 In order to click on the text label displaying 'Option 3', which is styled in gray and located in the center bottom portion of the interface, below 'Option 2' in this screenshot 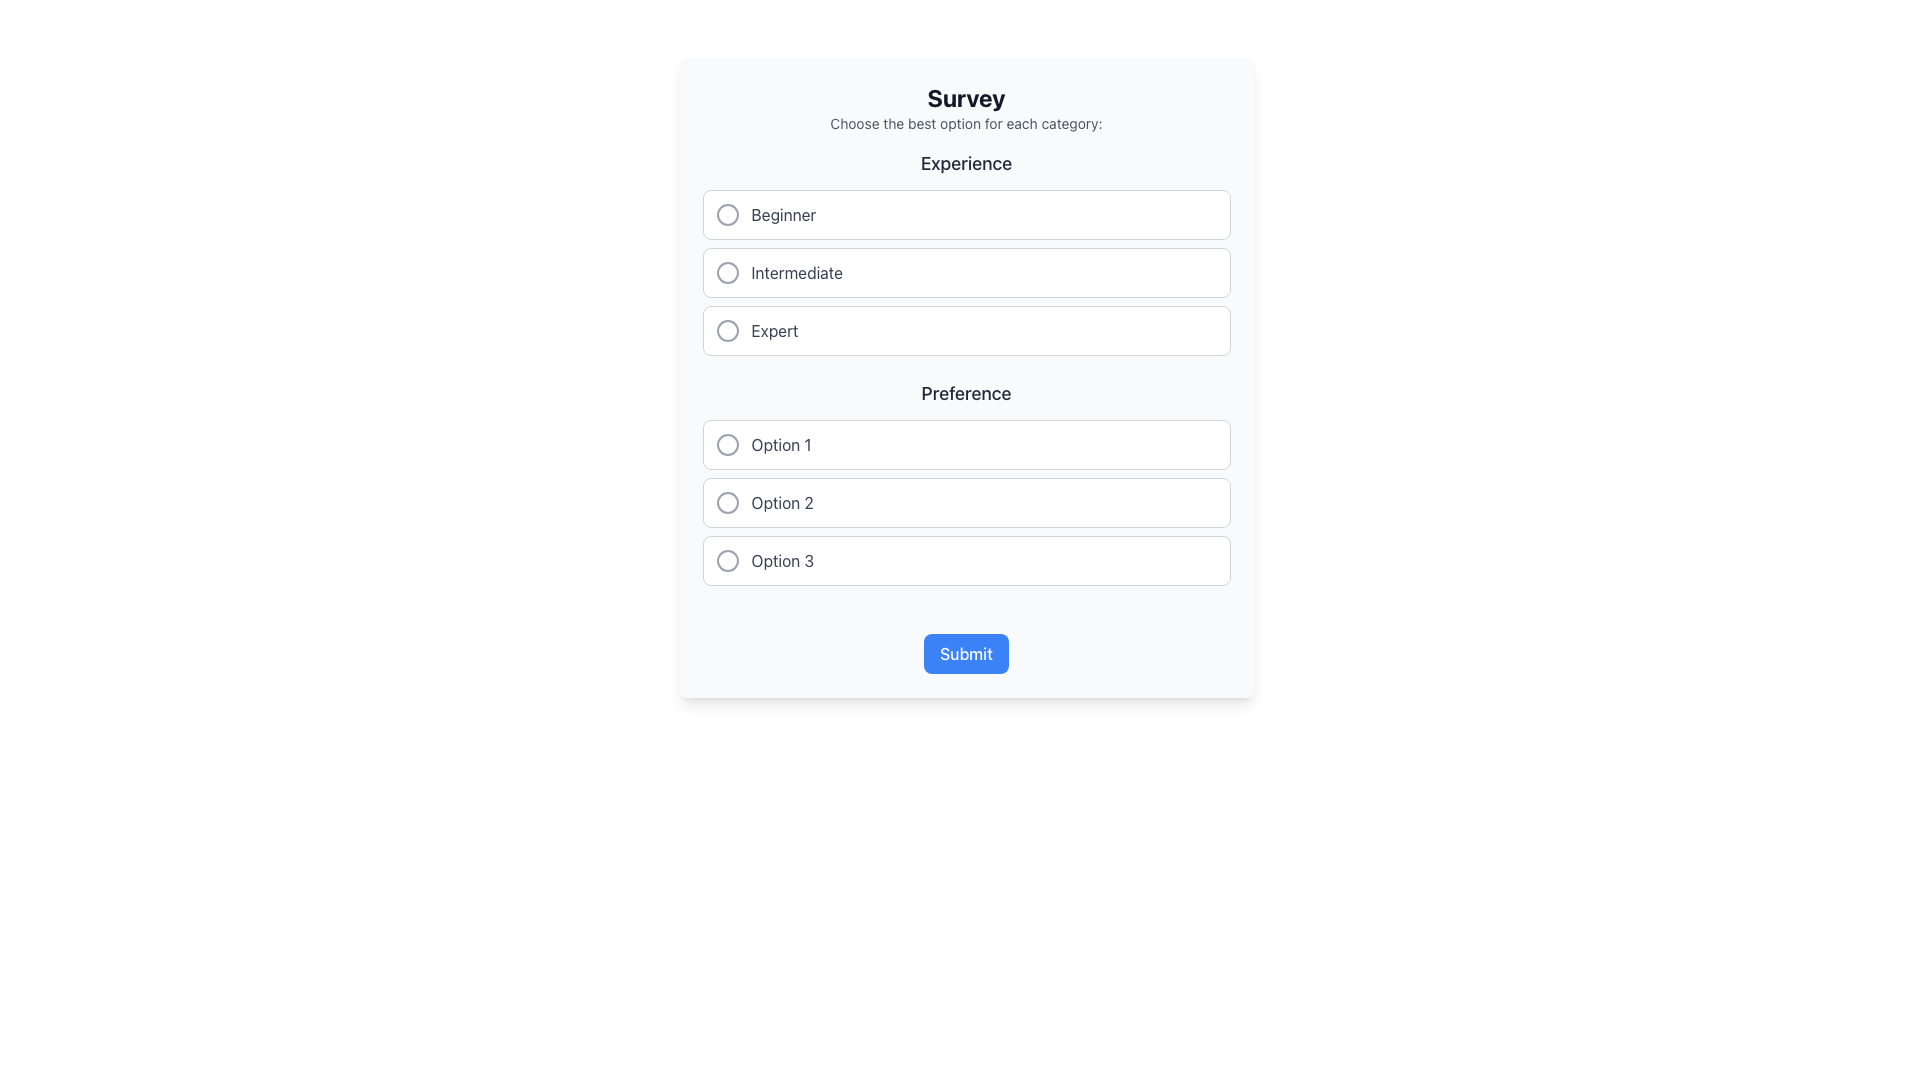, I will do `click(781, 560)`.